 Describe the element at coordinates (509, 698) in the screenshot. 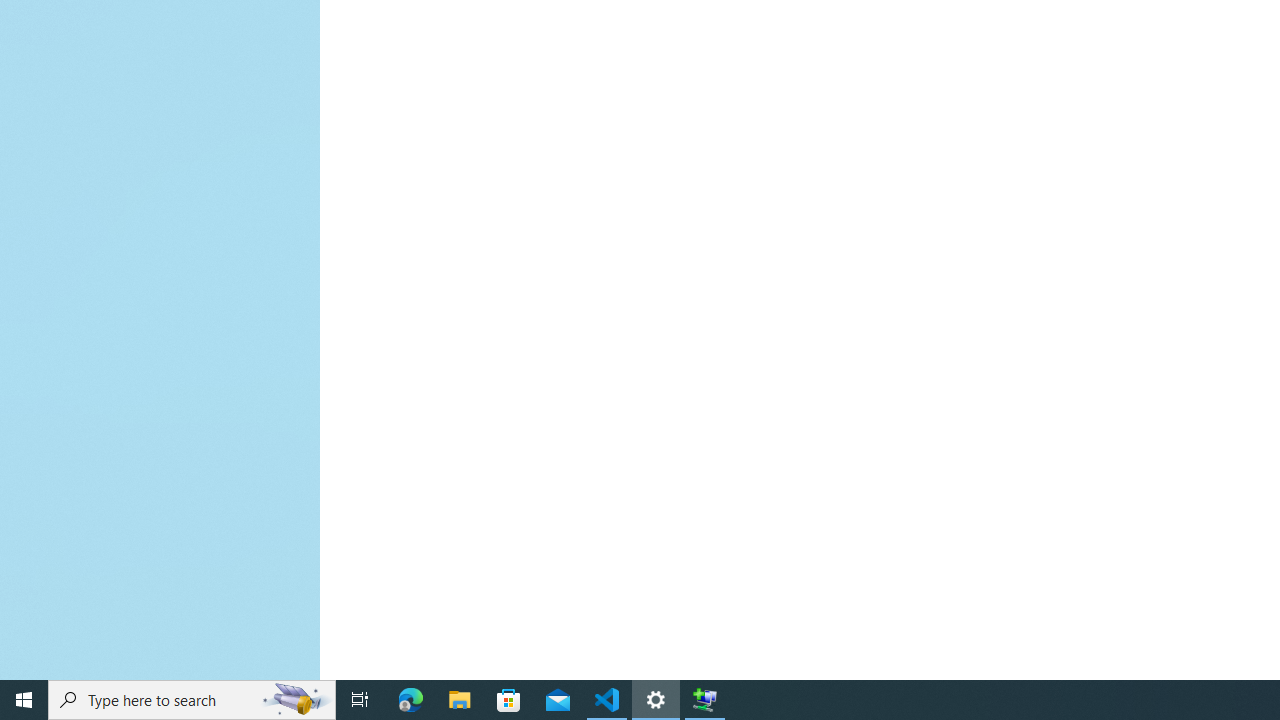

I see `'Microsoft Store'` at that location.